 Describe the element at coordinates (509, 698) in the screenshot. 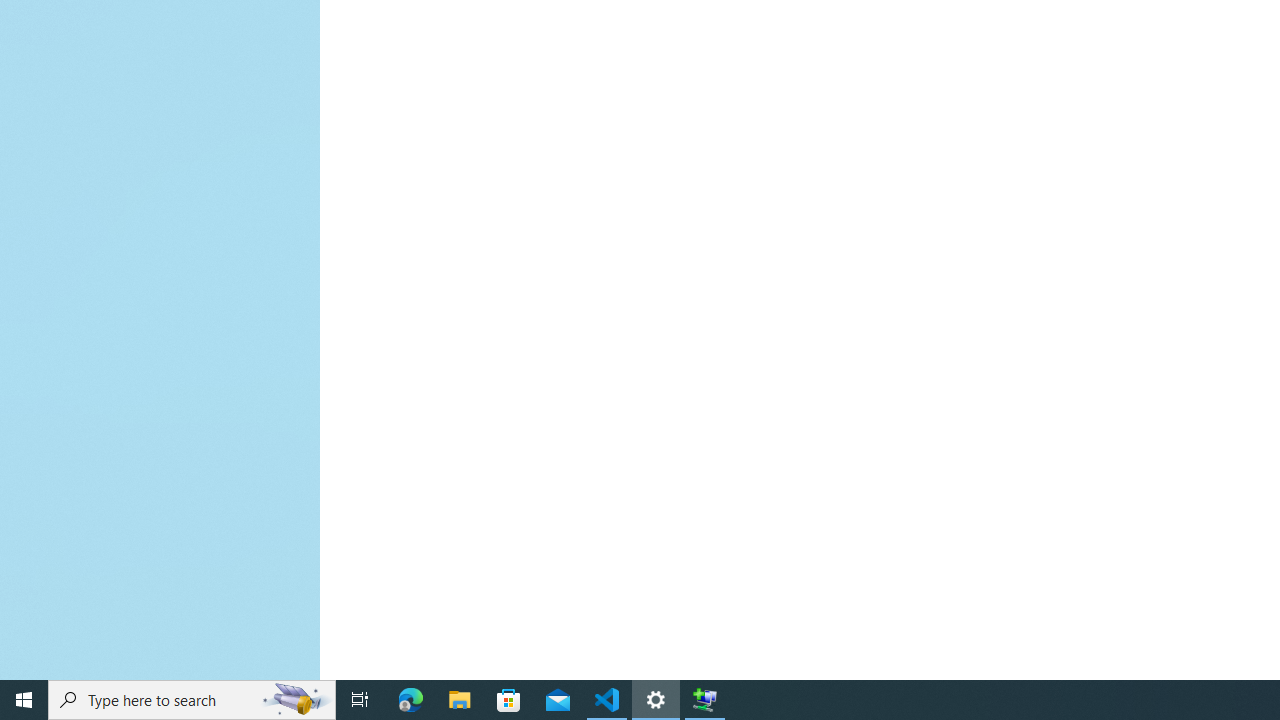

I see `'Microsoft Store'` at that location.